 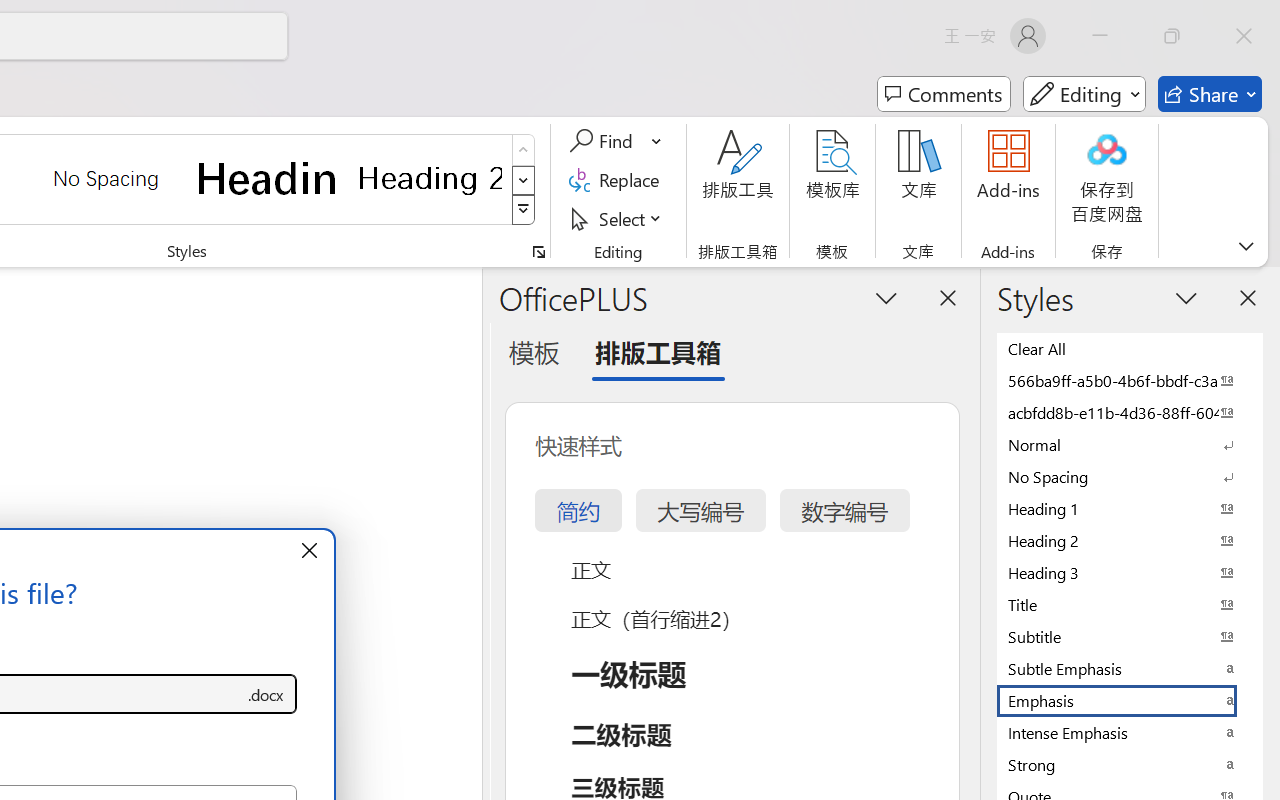 I want to click on 'Class: NetUIImage', so click(x=524, y=210).